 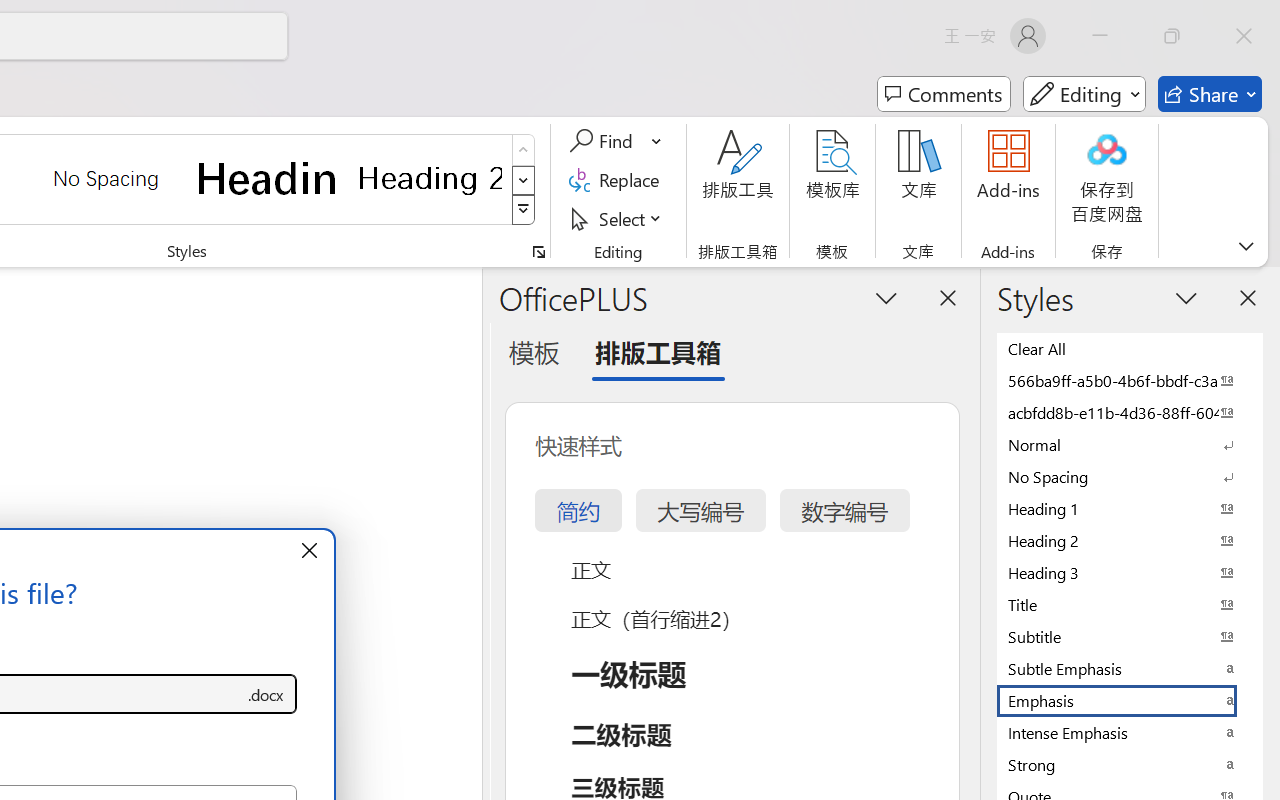 I want to click on 'Class: NetUIImage', so click(x=524, y=210).